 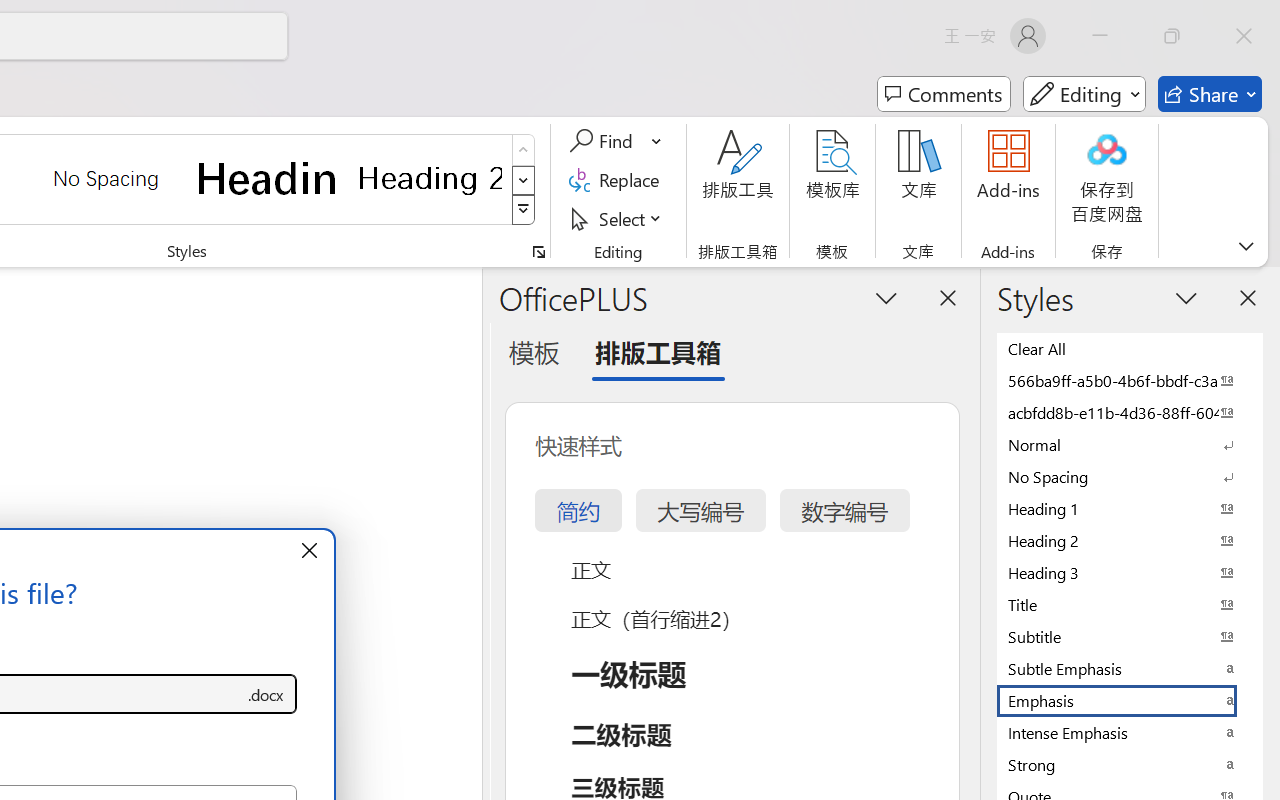 I want to click on 'Class: NetUIImage', so click(x=524, y=210).